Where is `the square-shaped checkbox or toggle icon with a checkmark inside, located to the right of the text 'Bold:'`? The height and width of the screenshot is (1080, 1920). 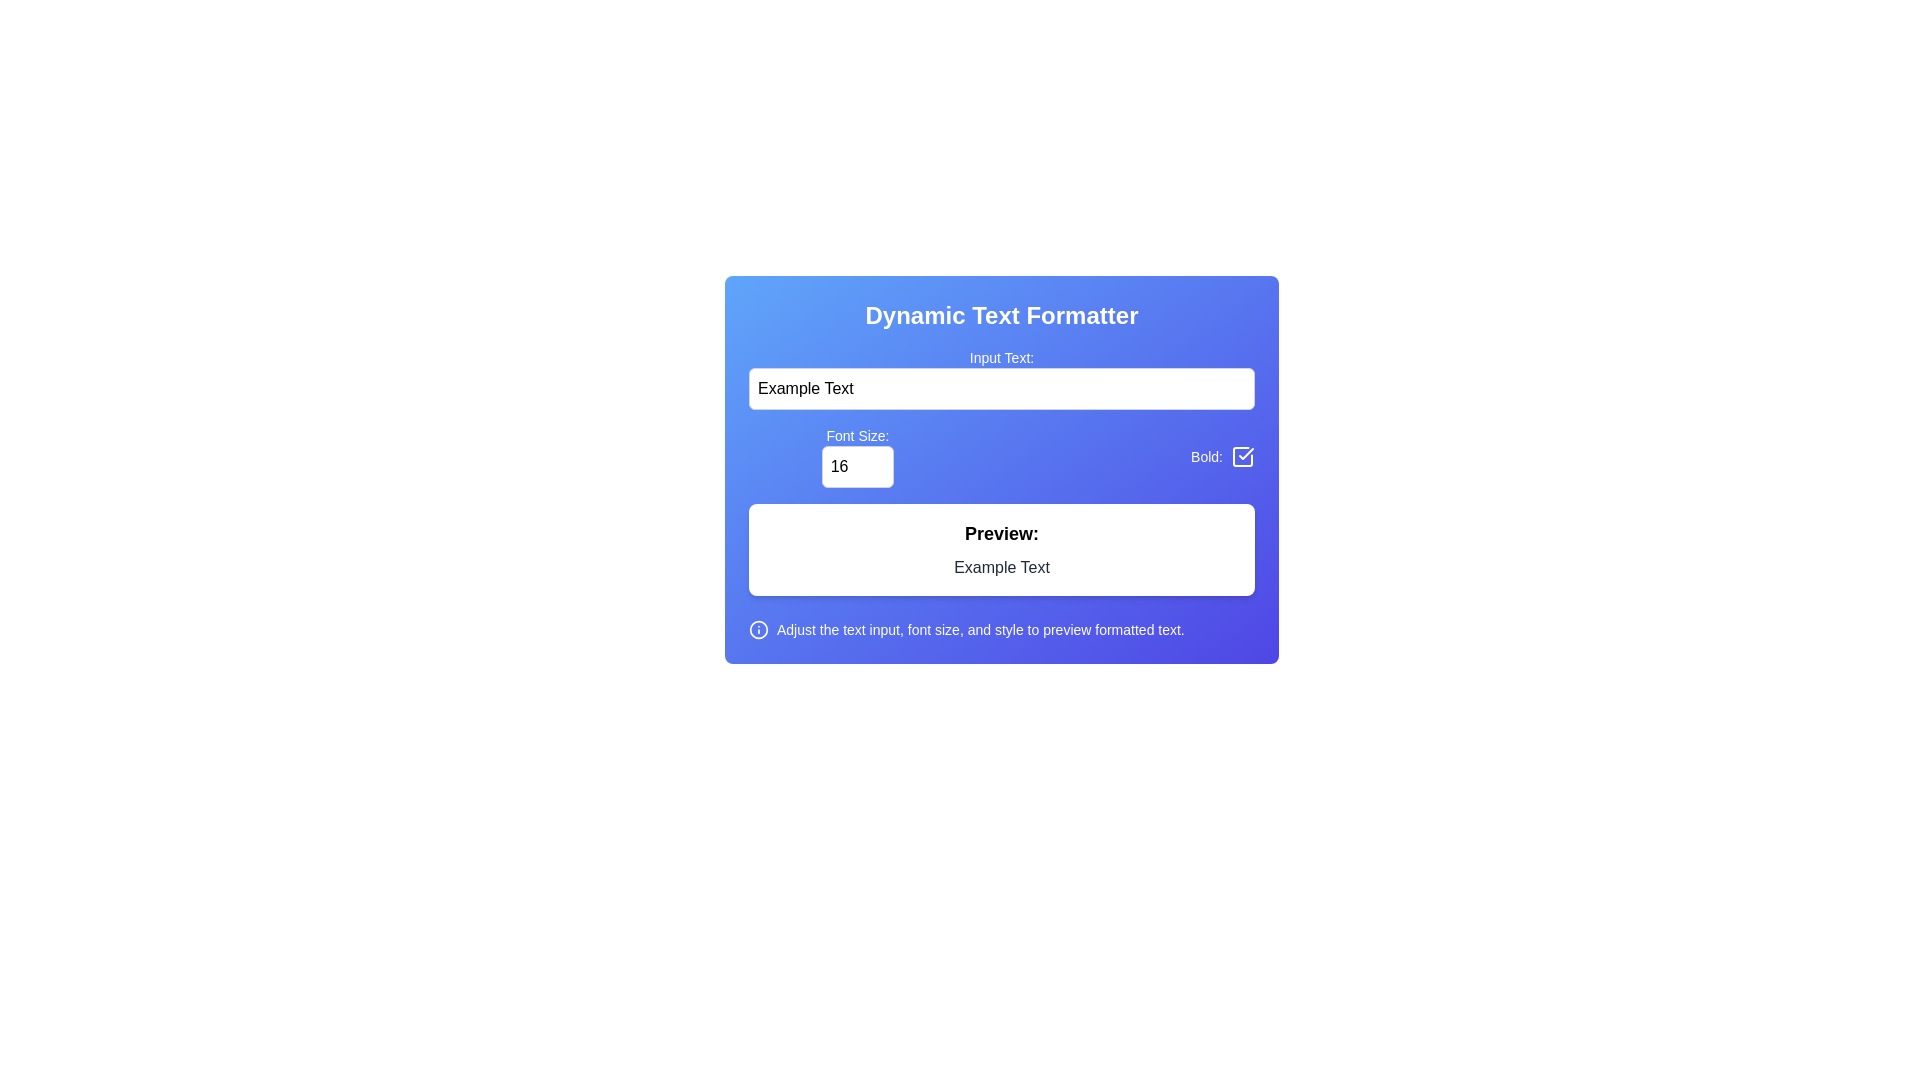
the square-shaped checkbox or toggle icon with a checkmark inside, located to the right of the text 'Bold:' is located at coordinates (1242, 456).